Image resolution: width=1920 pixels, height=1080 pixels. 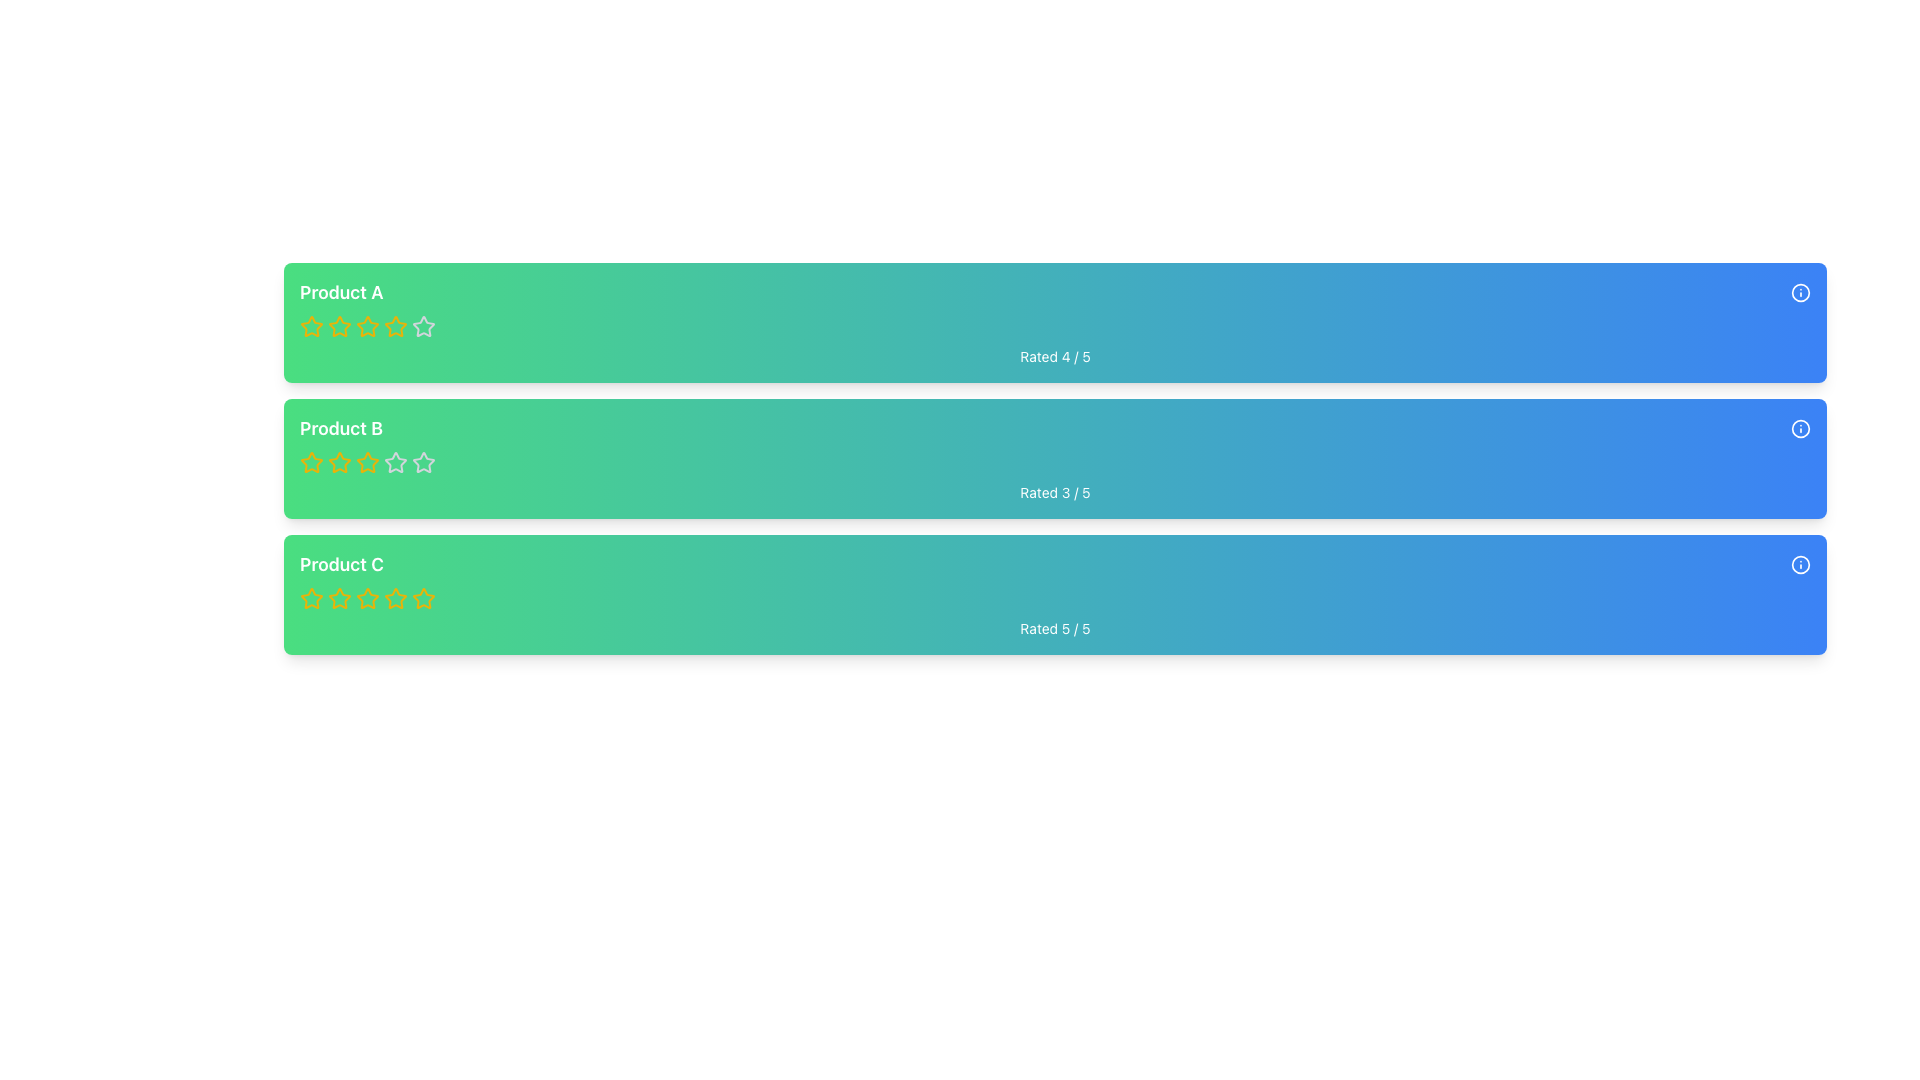 I want to click on the yellow star icon used for rating in the second group of entries related to Product B, which is the first of five stars, so click(x=311, y=462).